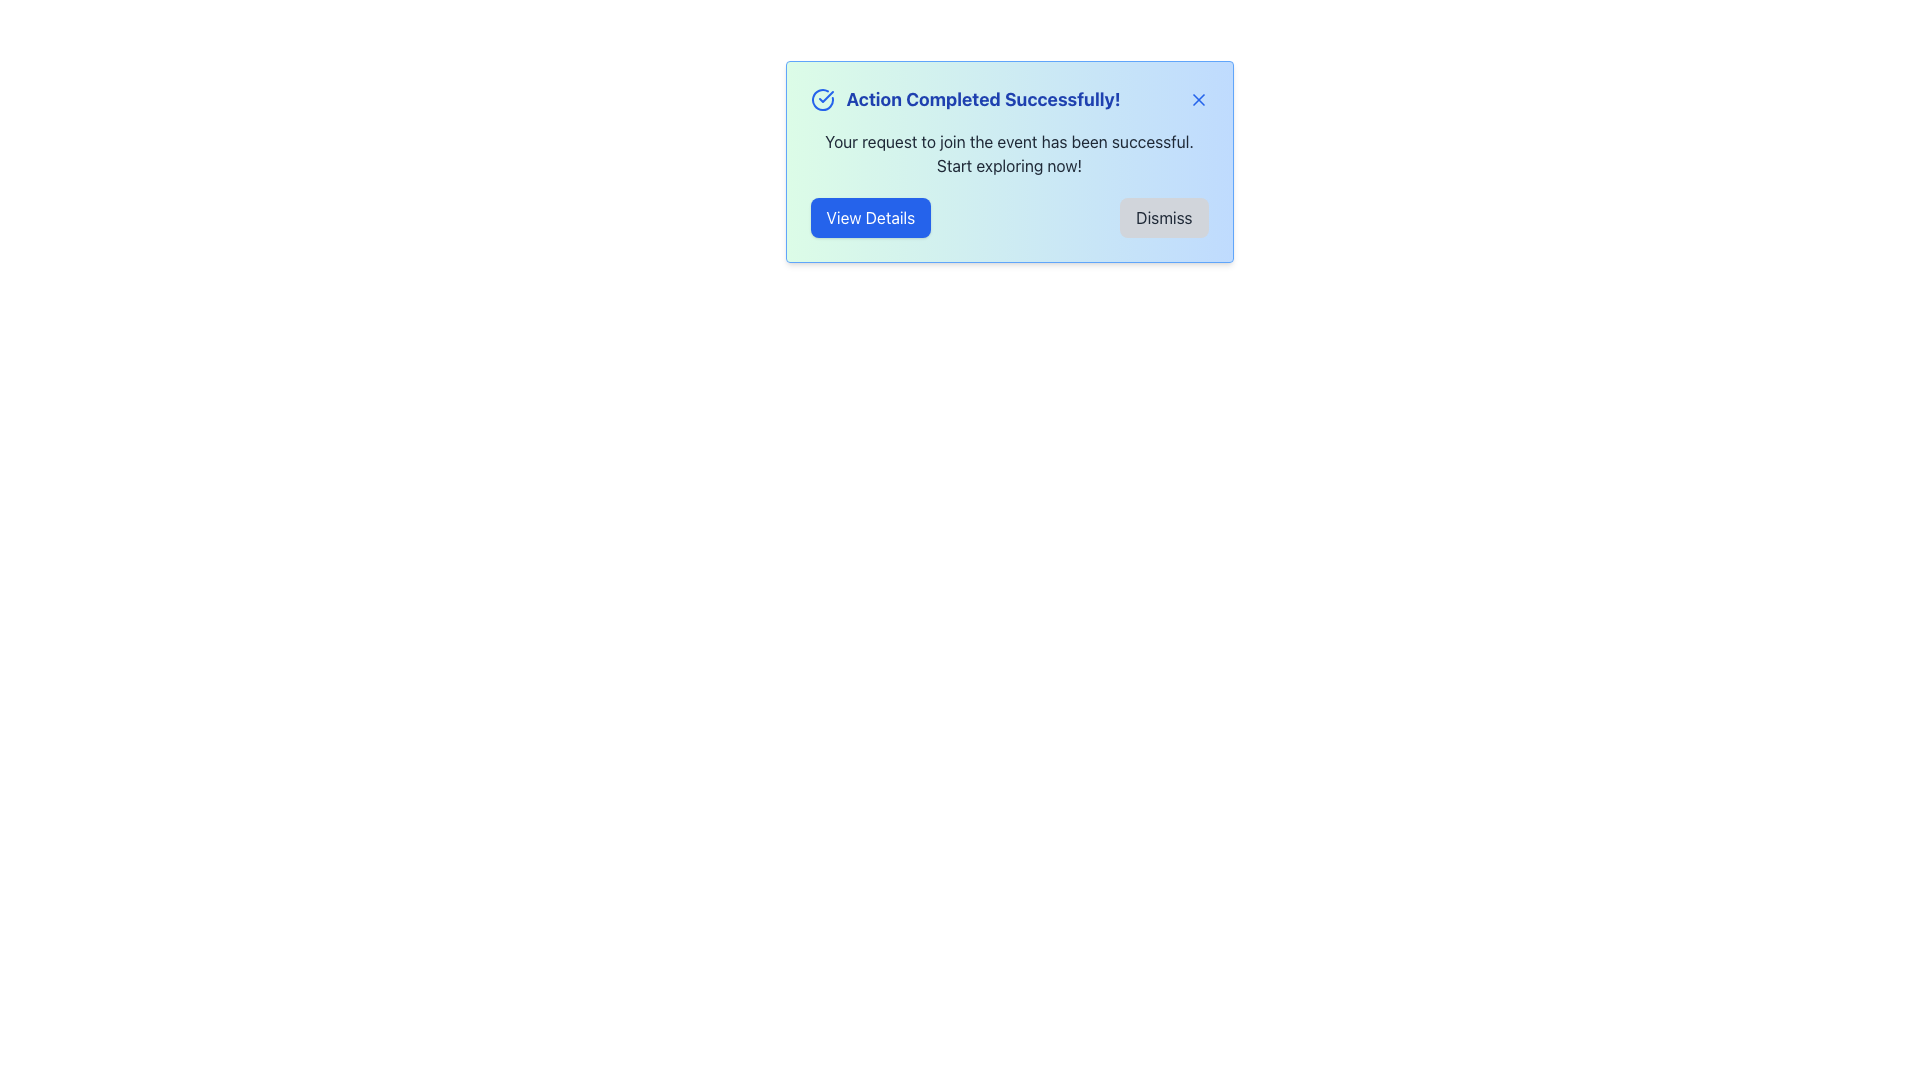 This screenshot has width=1920, height=1080. Describe the element at coordinates (965, 100) in the screenshot. I see `text from the Notification header that confirms an action was completed successfully, which is located near the top of the page` at that location.